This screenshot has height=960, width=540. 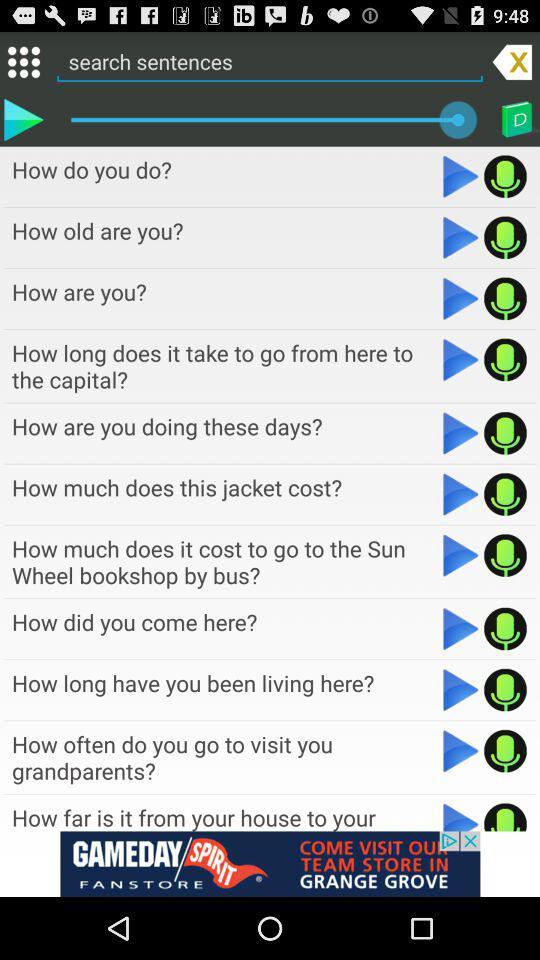 What do you see at coordinates (504, 433) in the screenshot?
I see `search sentences how are you doing these days` at bounding box center [504, 433].